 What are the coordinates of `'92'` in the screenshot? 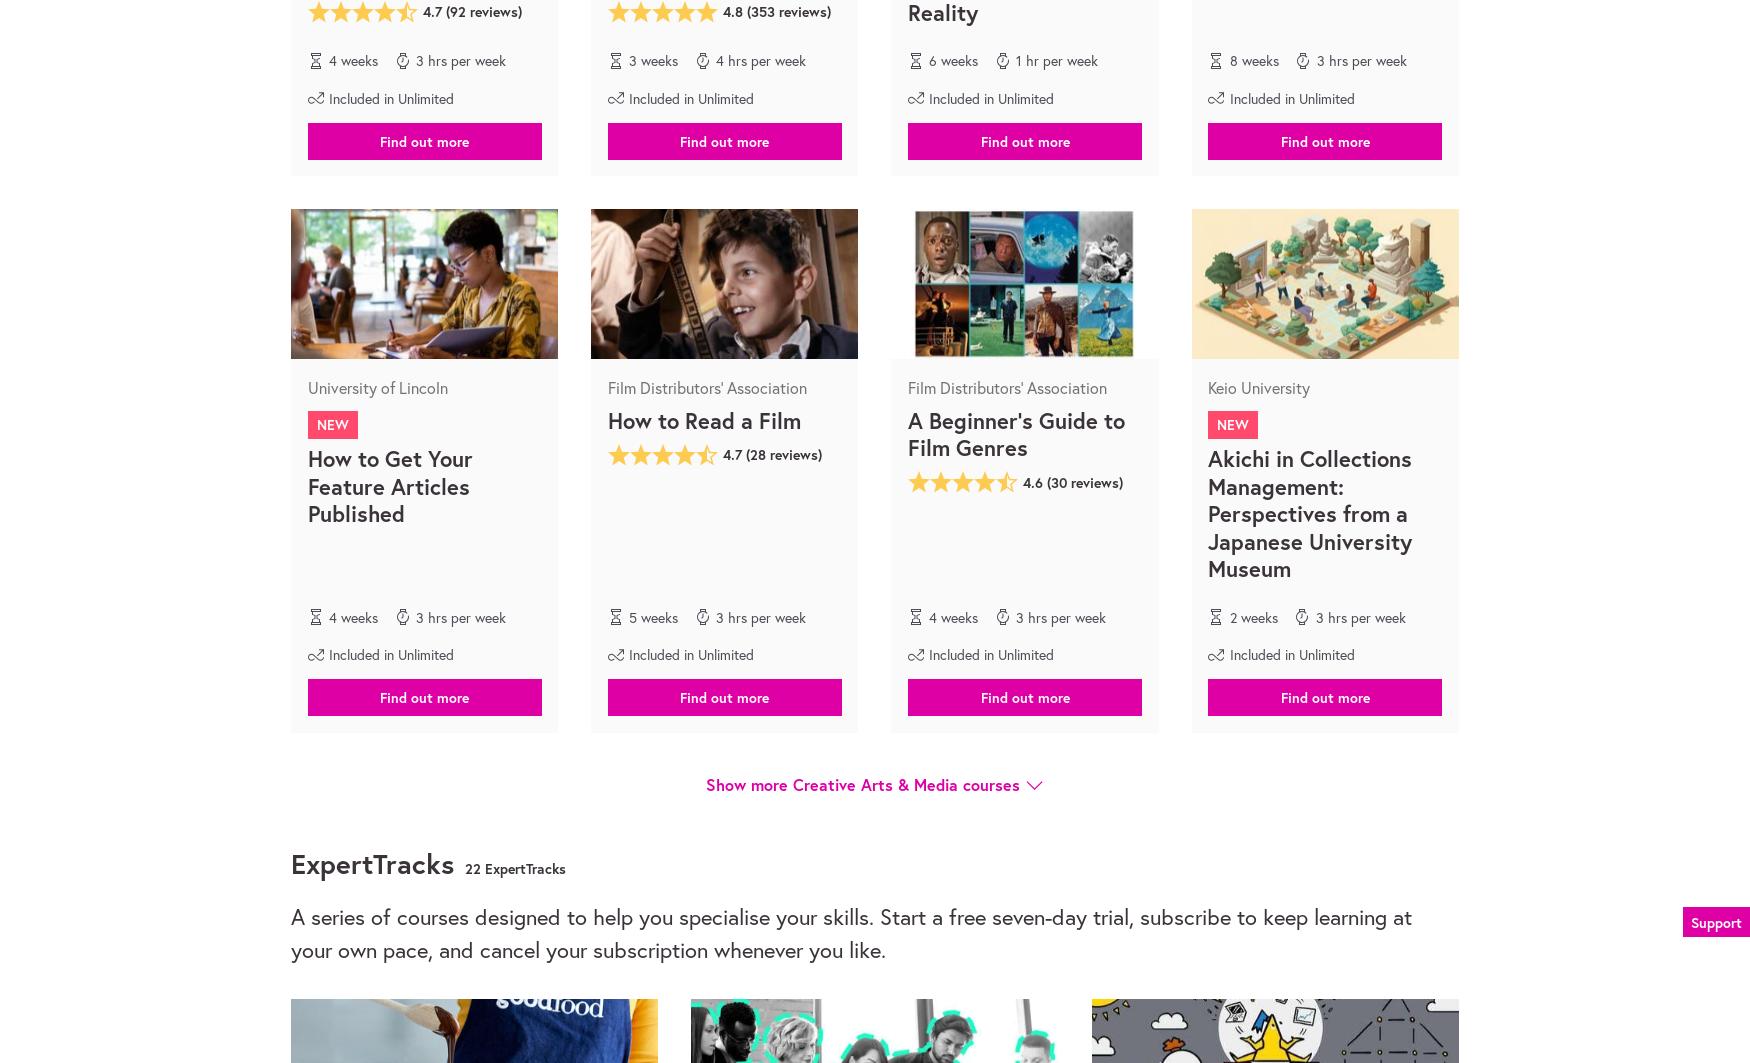 It's located at (457, 11).